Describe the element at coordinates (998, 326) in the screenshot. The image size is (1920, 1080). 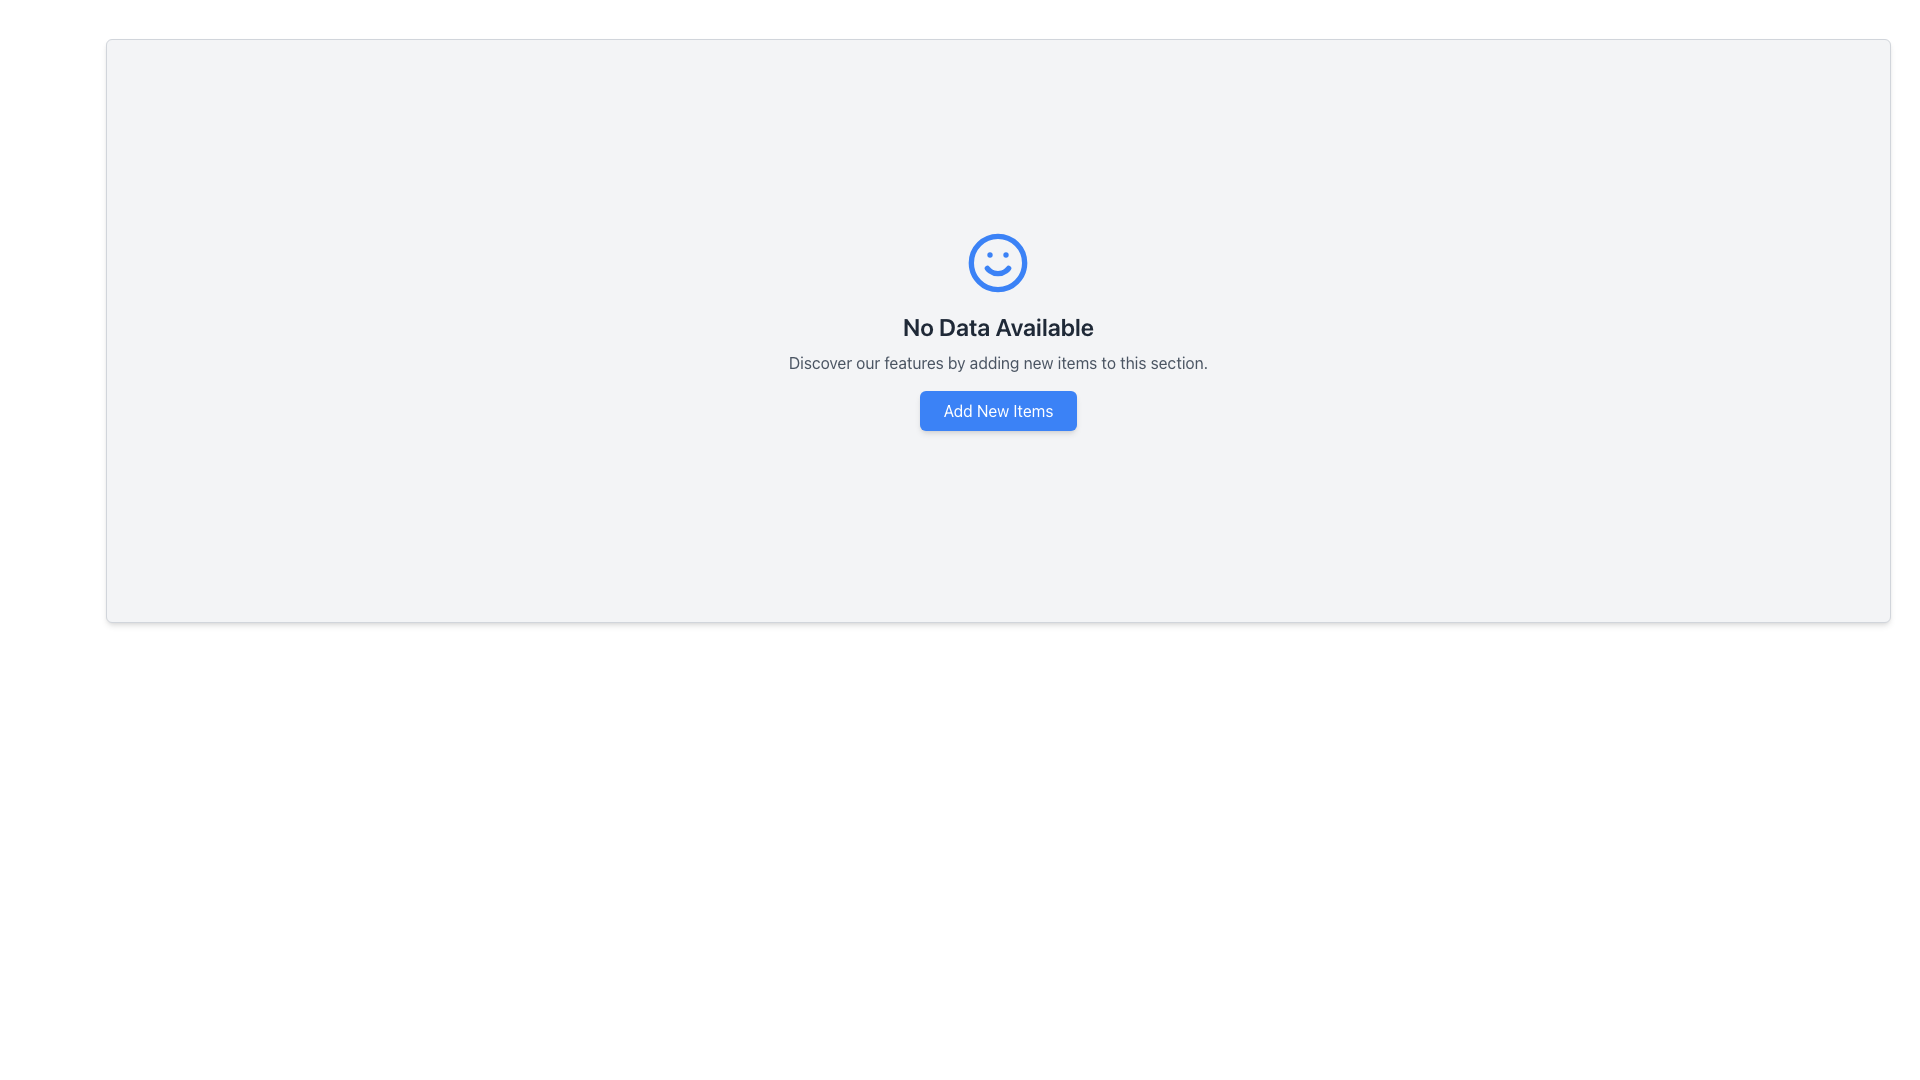
I see `the text label displaying 'No Data Available', which is prominently bolded and dark gray, located centrally beneath the smiley-face icon` at that location.